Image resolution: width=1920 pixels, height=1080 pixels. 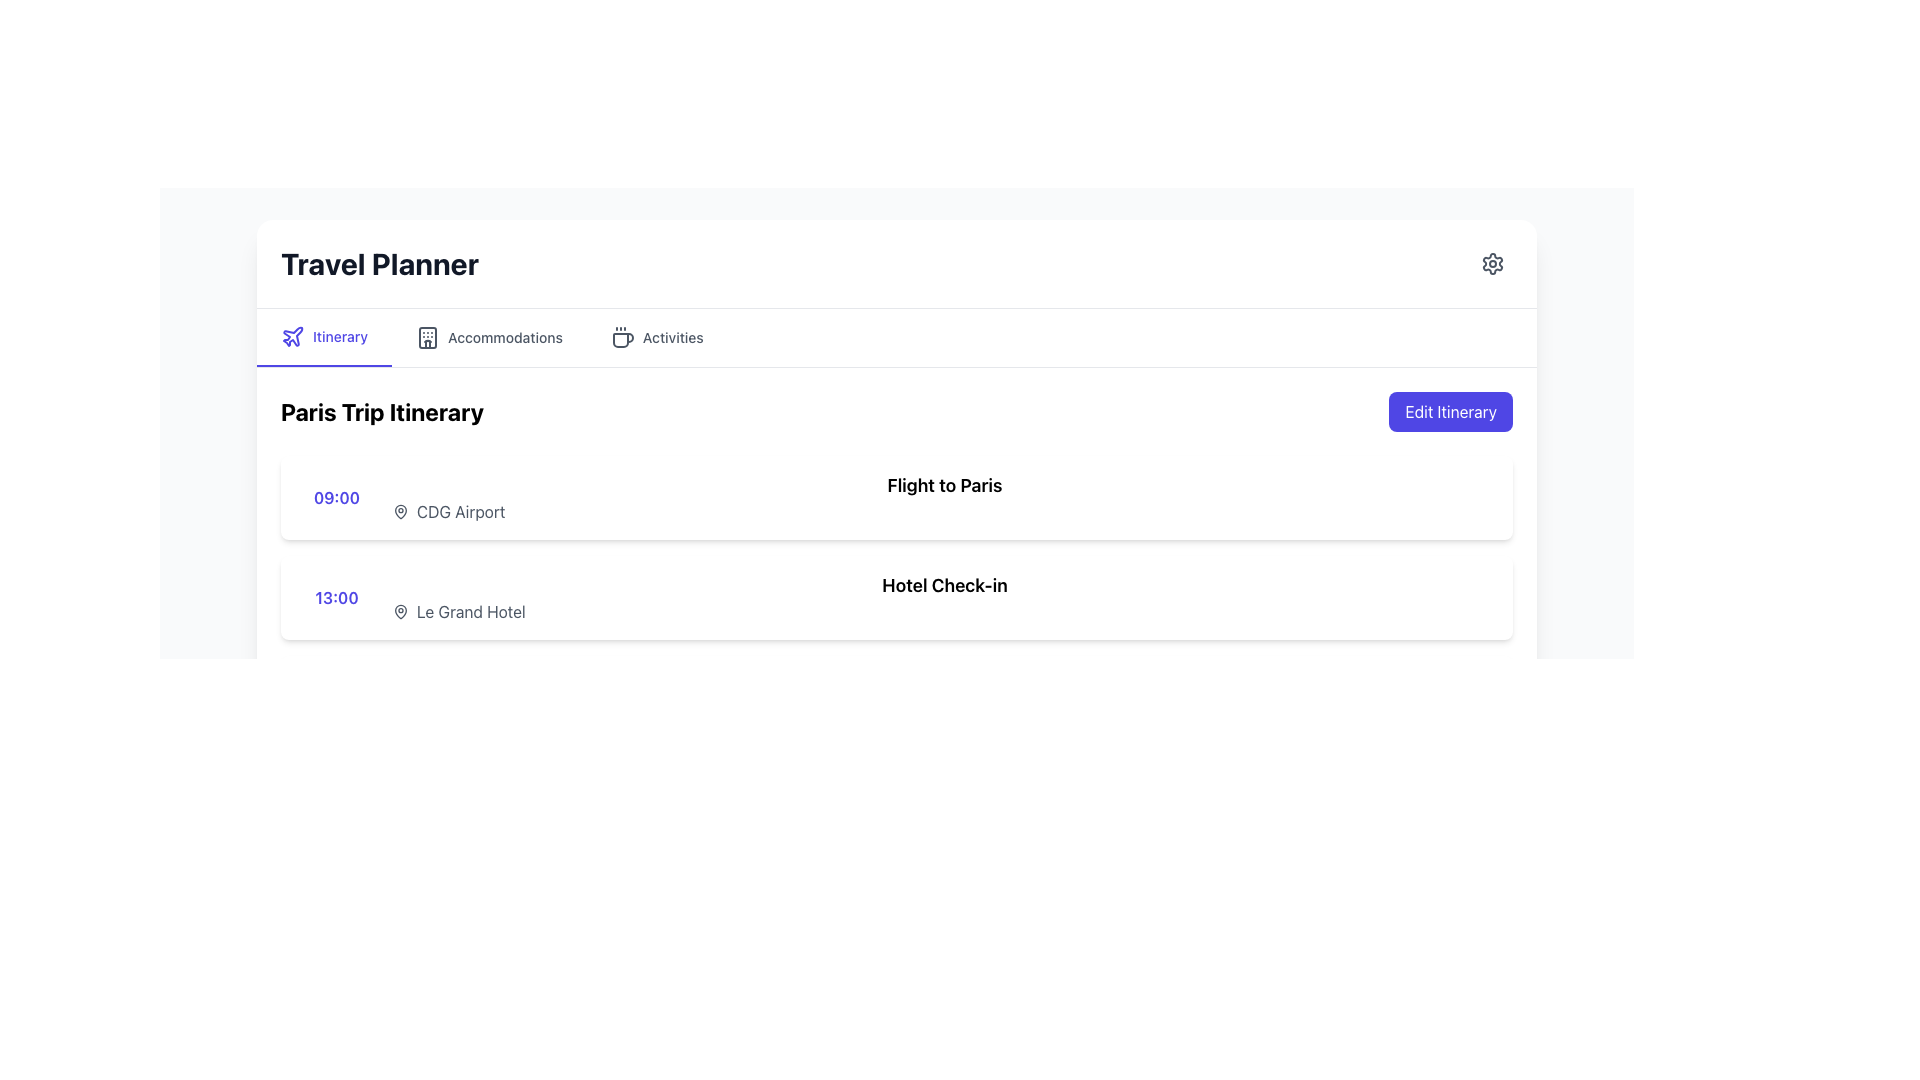 What do you see at coordinates (427, 337) in the screenshot?
I see `the pill-shaped button located between the 'Itinerary' and 'Accommodations' buttons` at bounding box center [427, 337].